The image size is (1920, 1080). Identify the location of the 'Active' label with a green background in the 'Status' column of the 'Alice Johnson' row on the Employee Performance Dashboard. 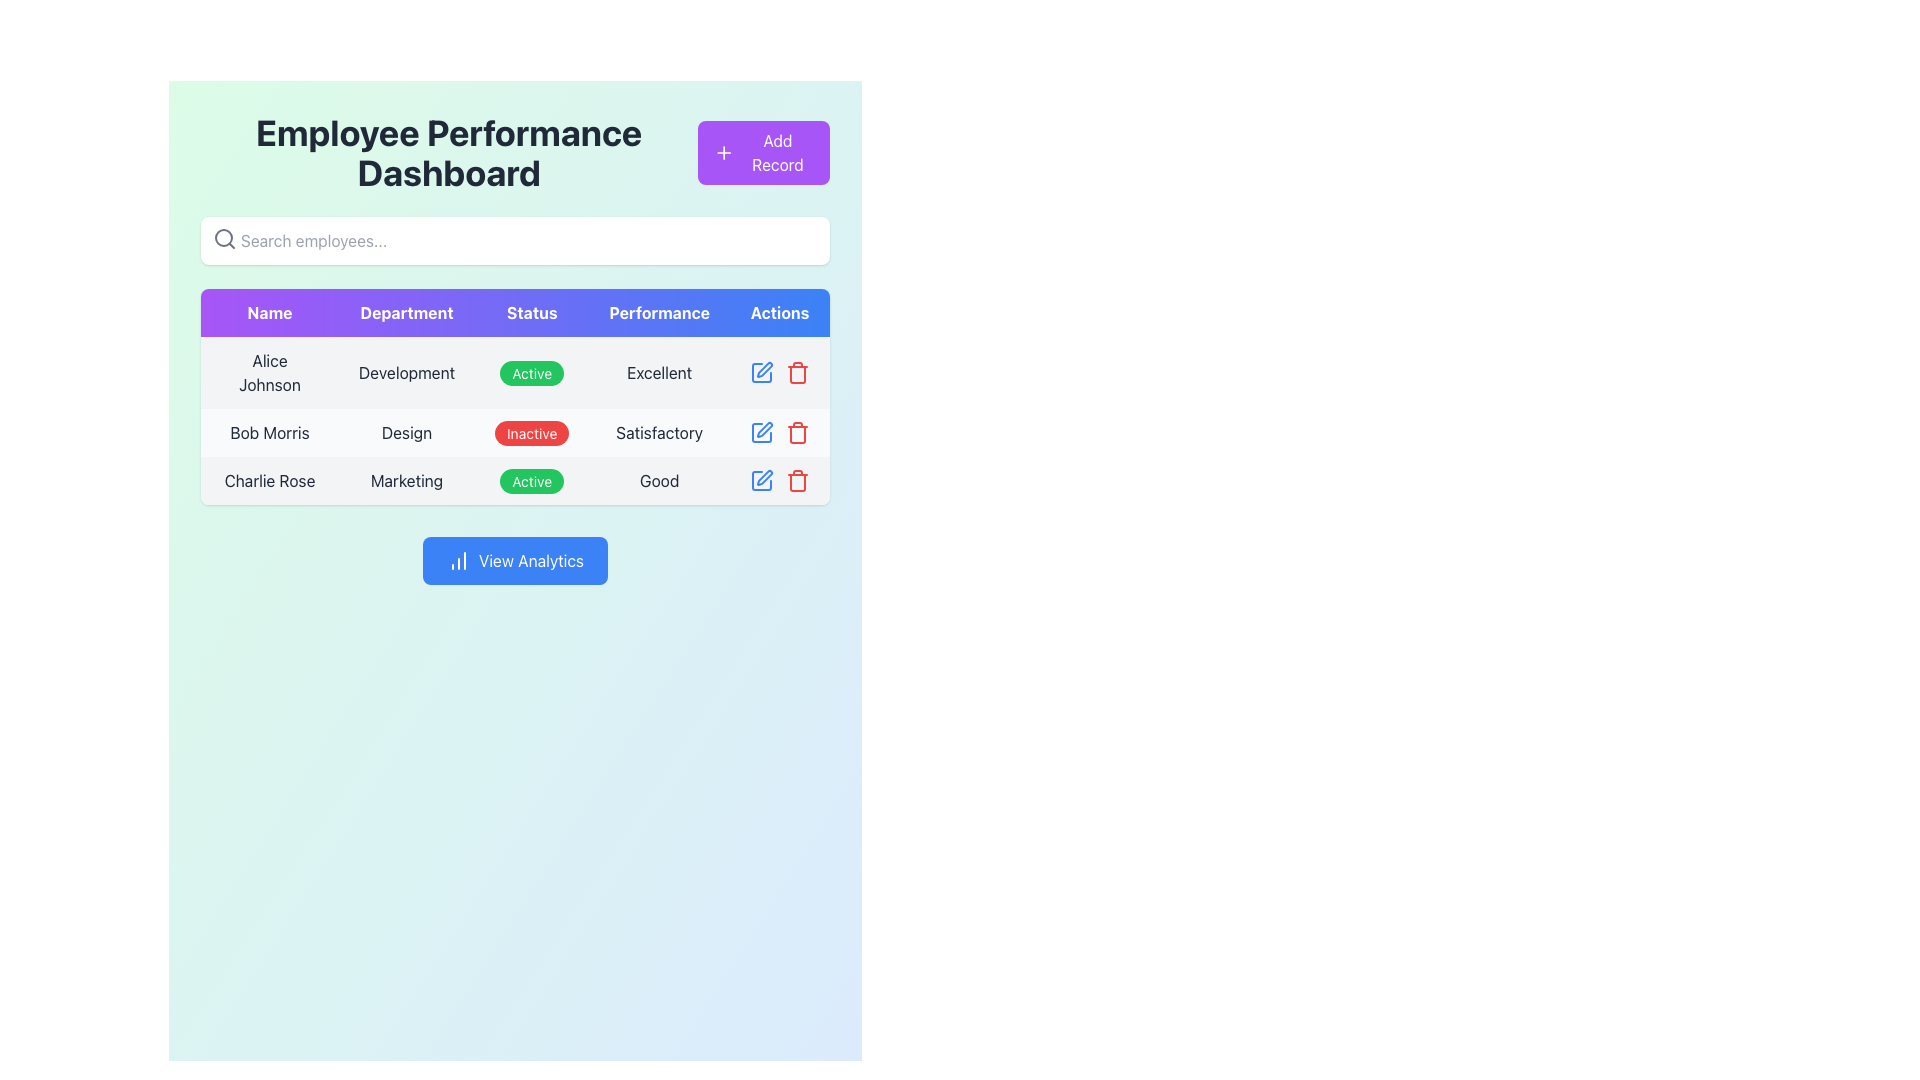
(515, 373).